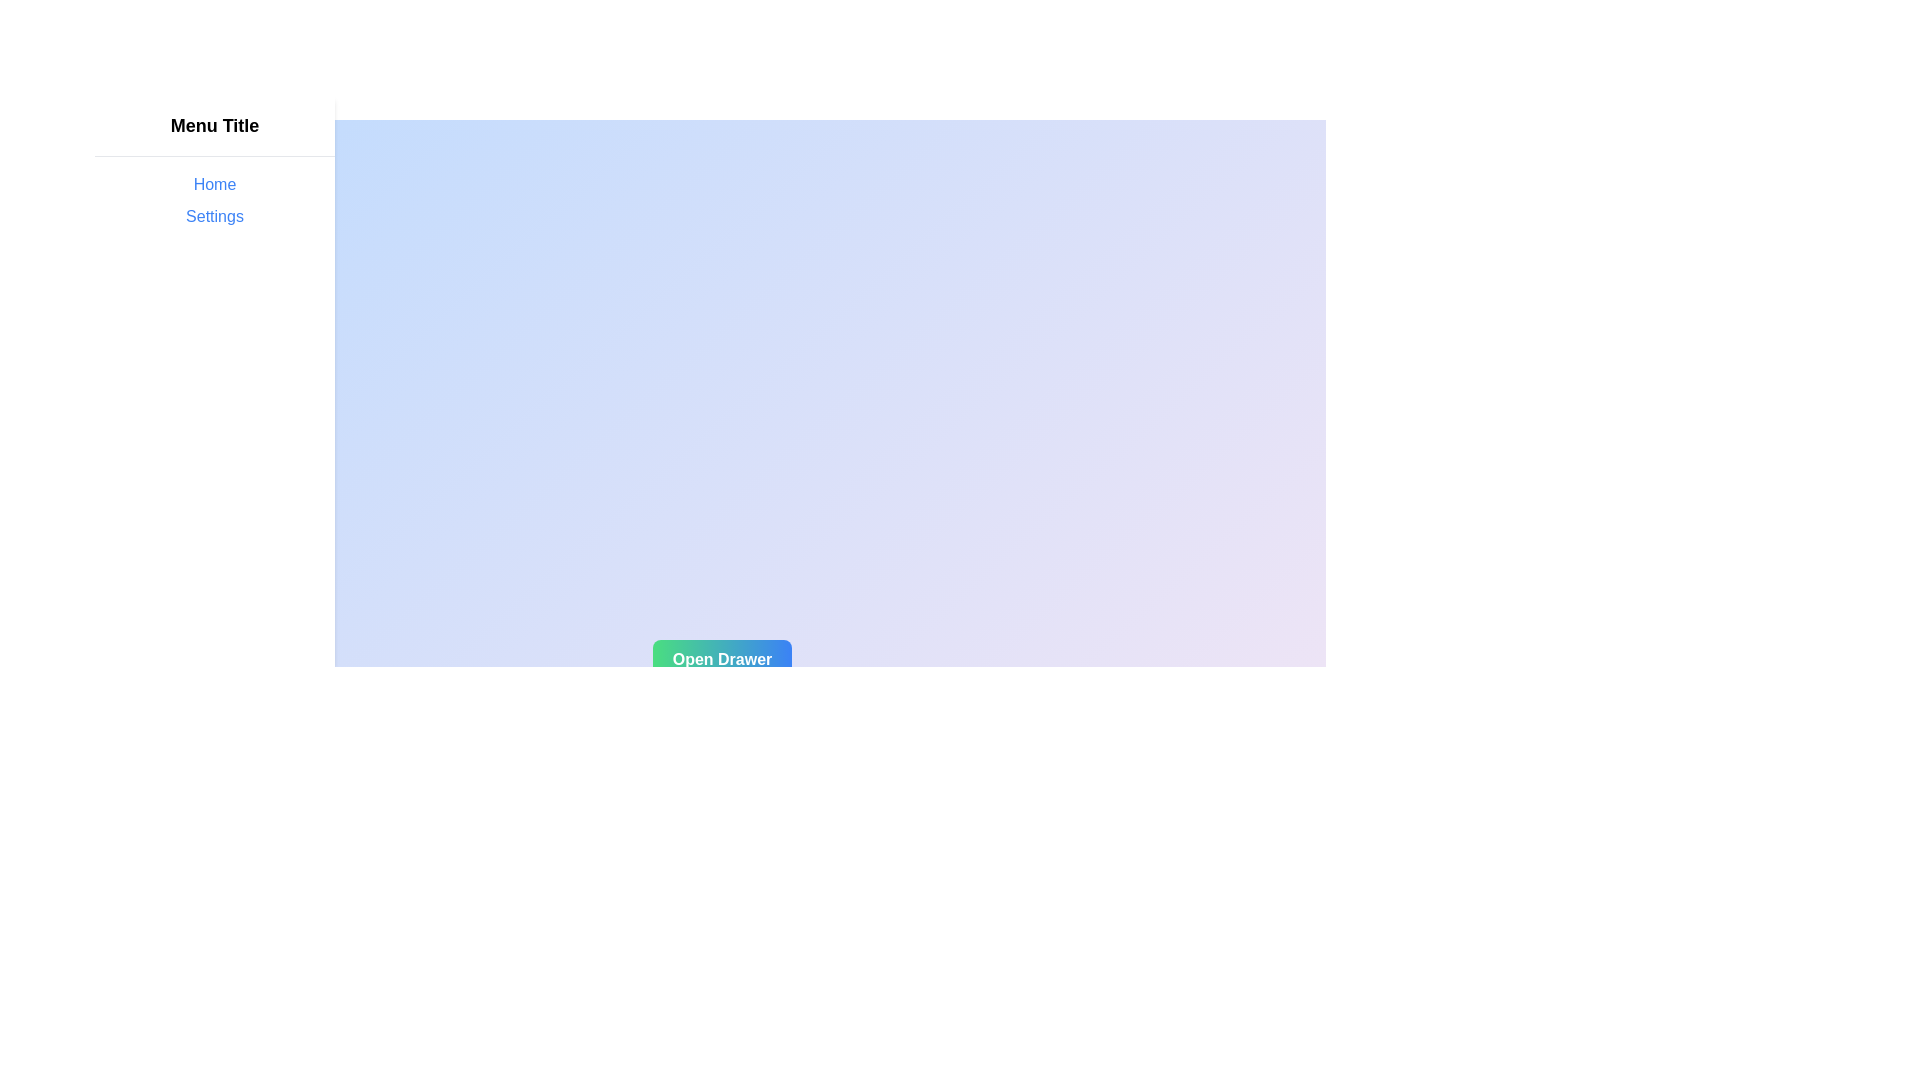 Image resolution: width=1920 pixels, height=1080 pixels. Describe the element at coordinates (721, 659) in the screenshot. I see `'Open Drawer' button to open the drawer` at that location.